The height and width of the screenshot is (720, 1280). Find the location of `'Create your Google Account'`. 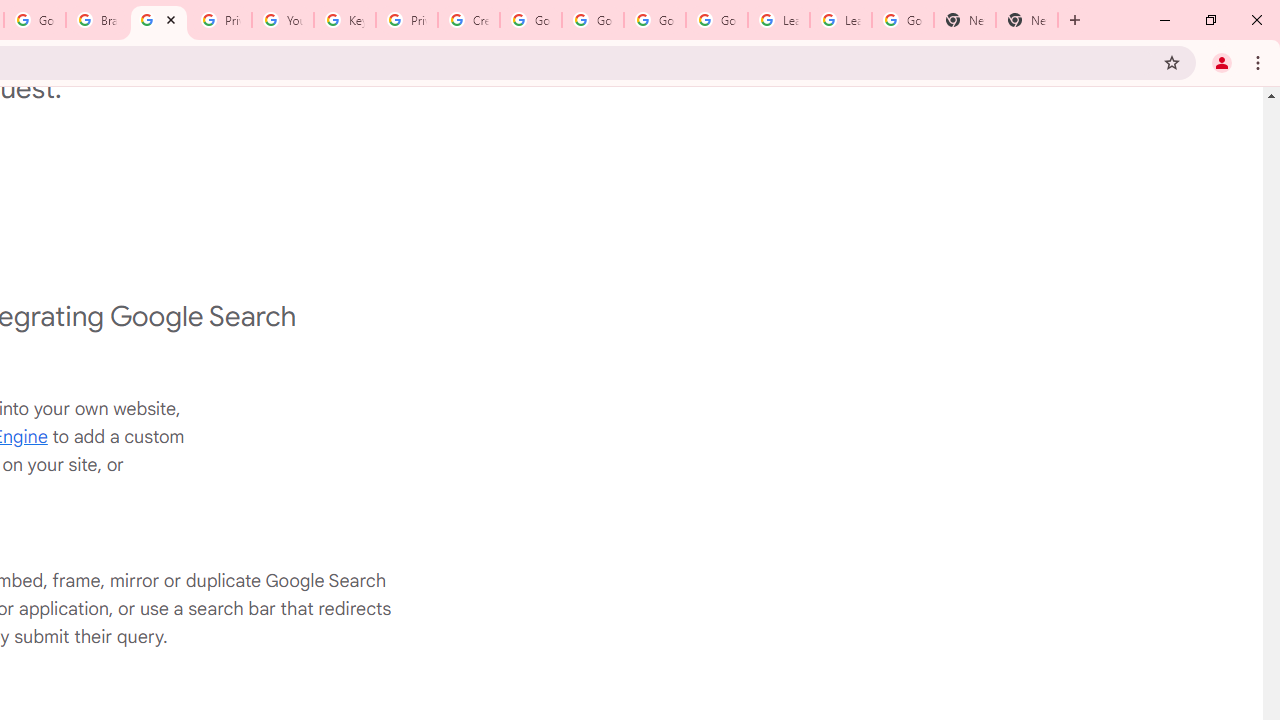

'Create your Google Account' is located at coordinates (468, 20).